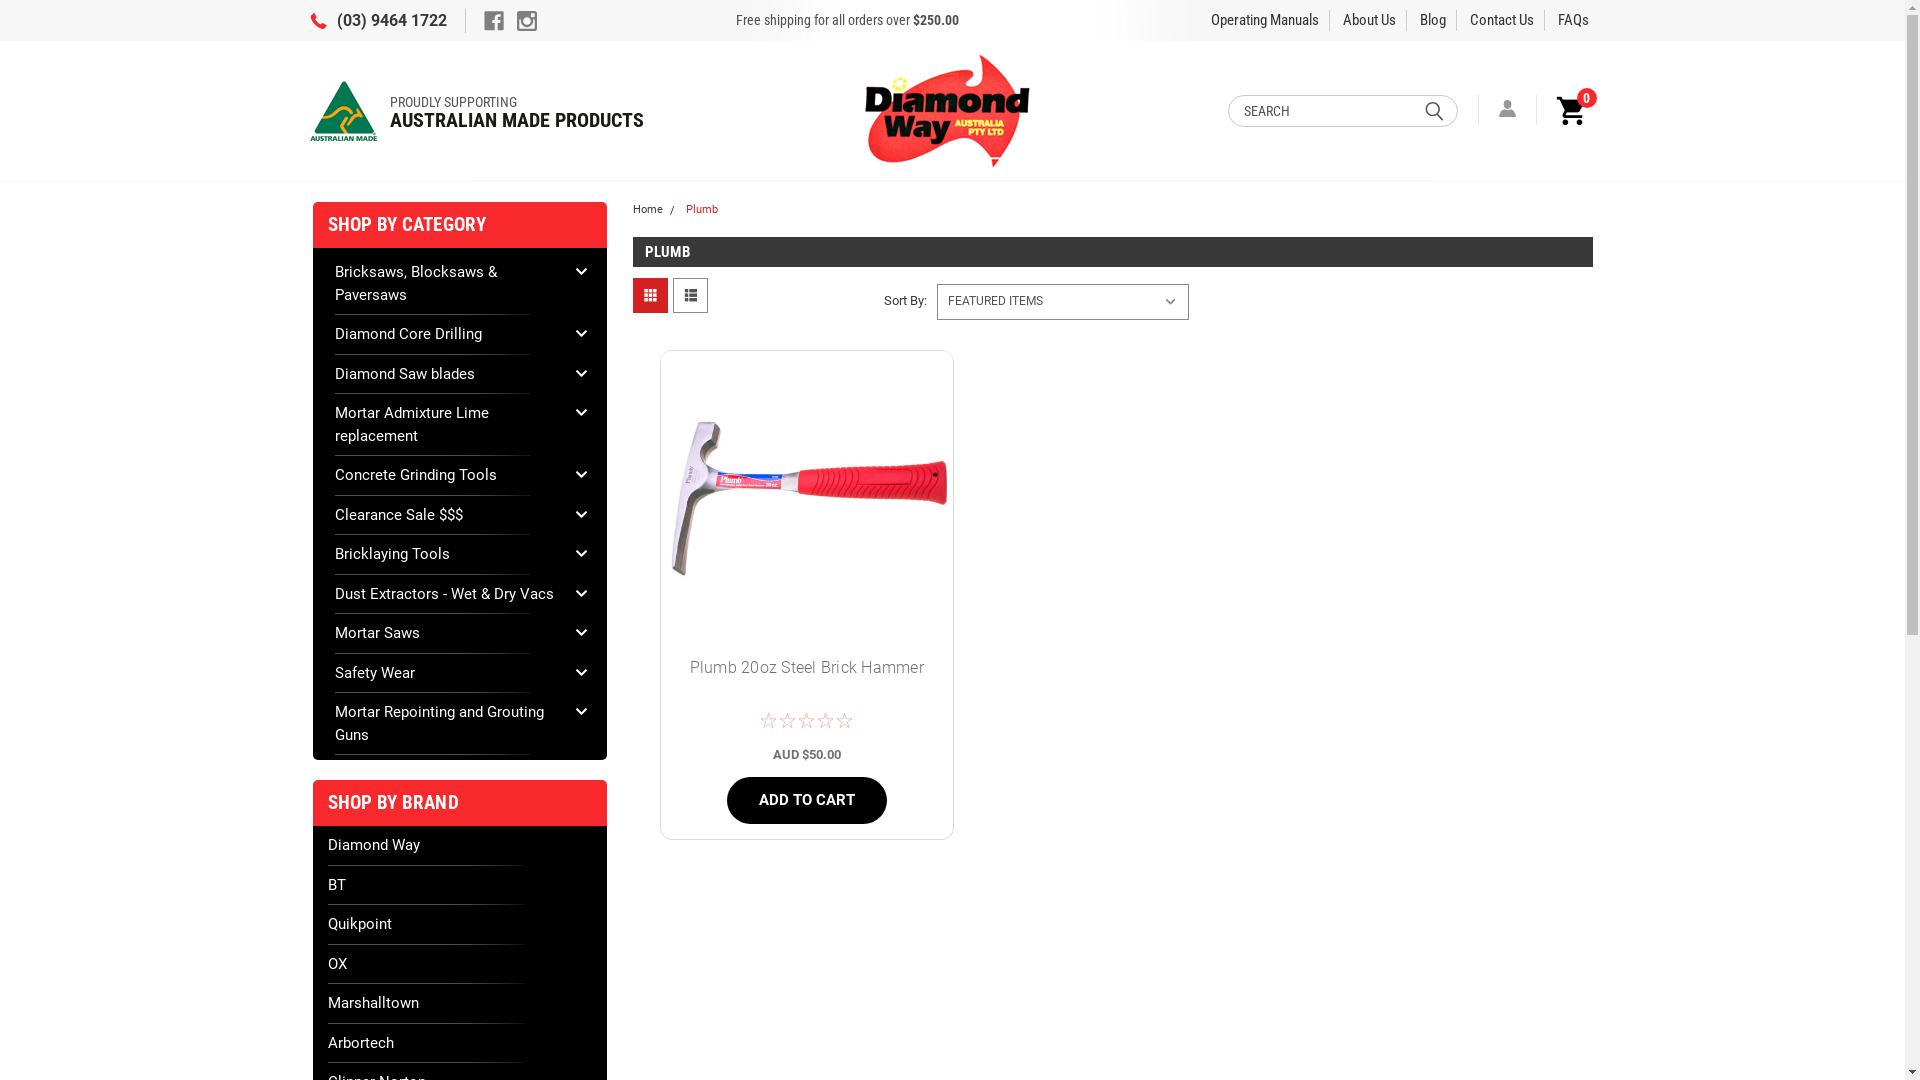 This screenshot has height=1080, width=1920. I want to click on 'Blog', so click(1432, 19).